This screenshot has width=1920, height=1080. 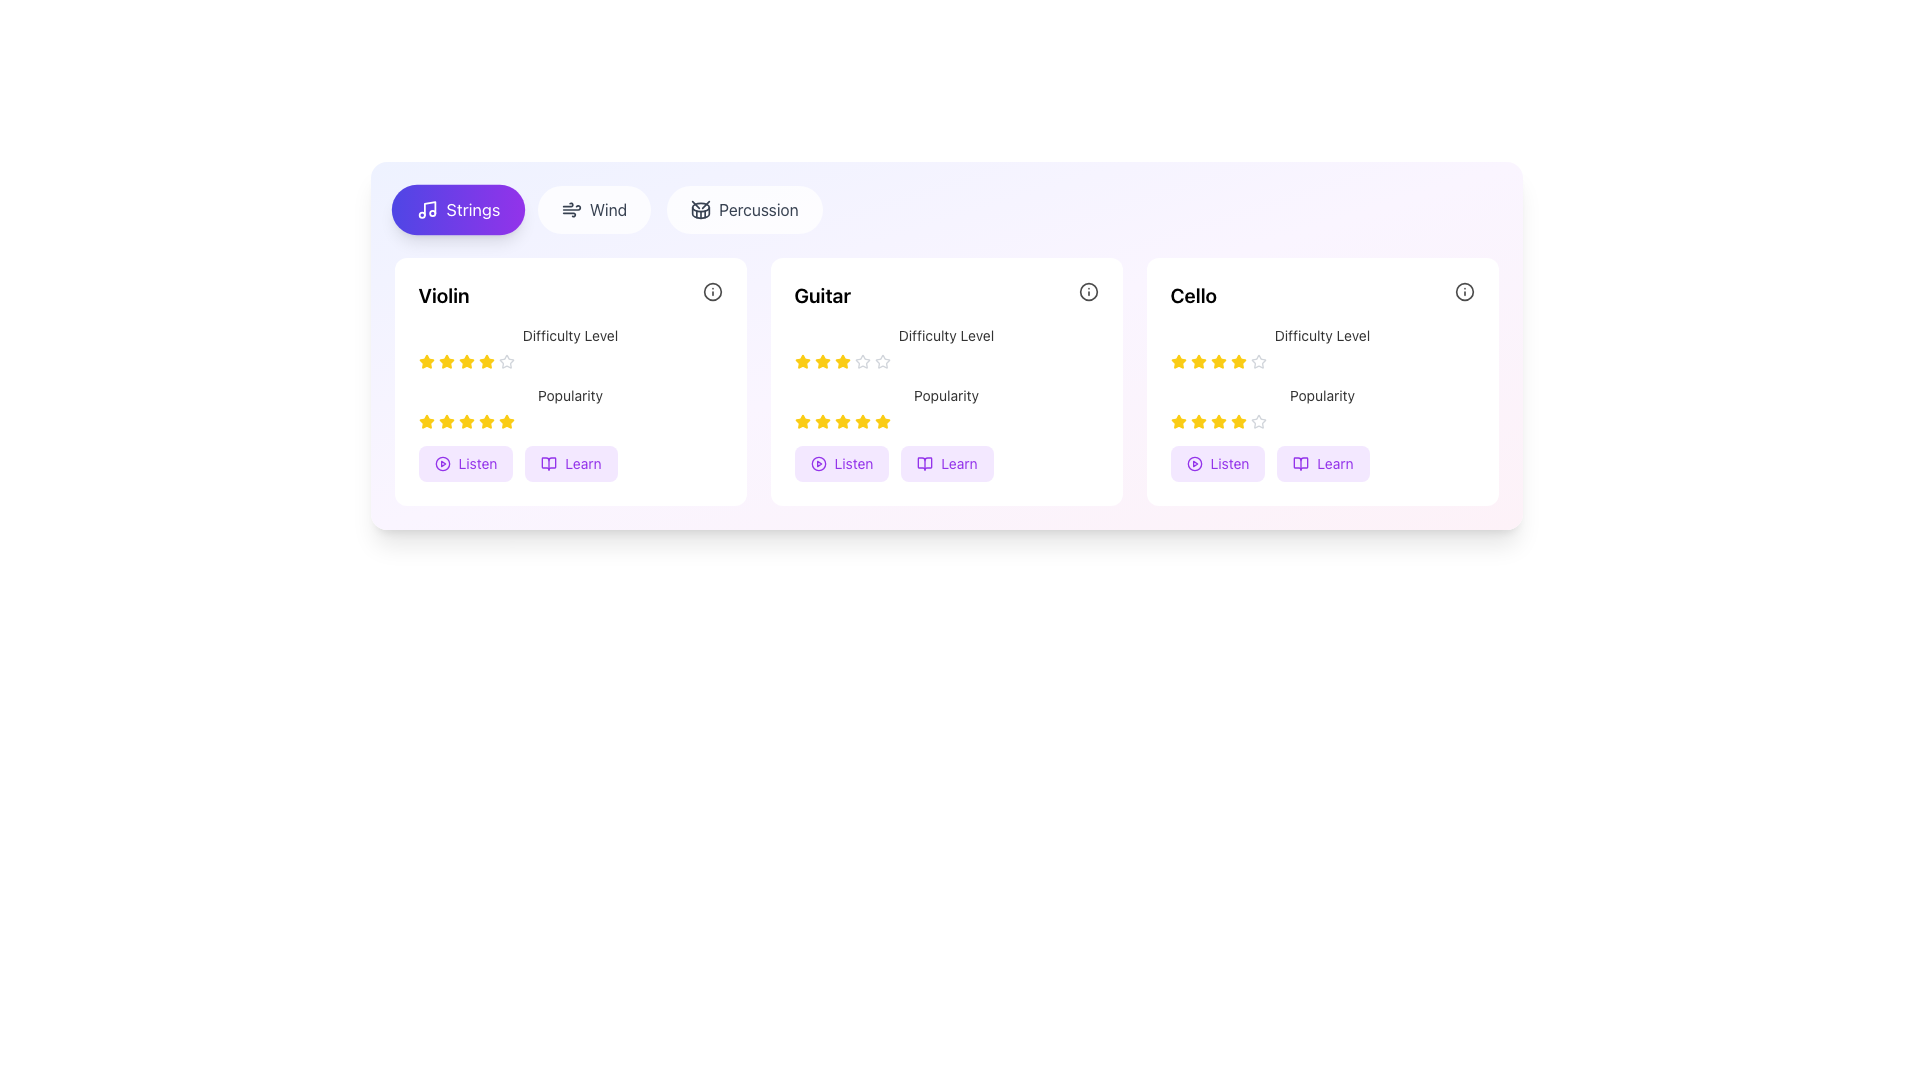 I want to click on the rating displayed by the horizontal arrangement of five star icons within the 'Cello' card under the 'Difficulty Level' section, so click(x=1322, y=362).